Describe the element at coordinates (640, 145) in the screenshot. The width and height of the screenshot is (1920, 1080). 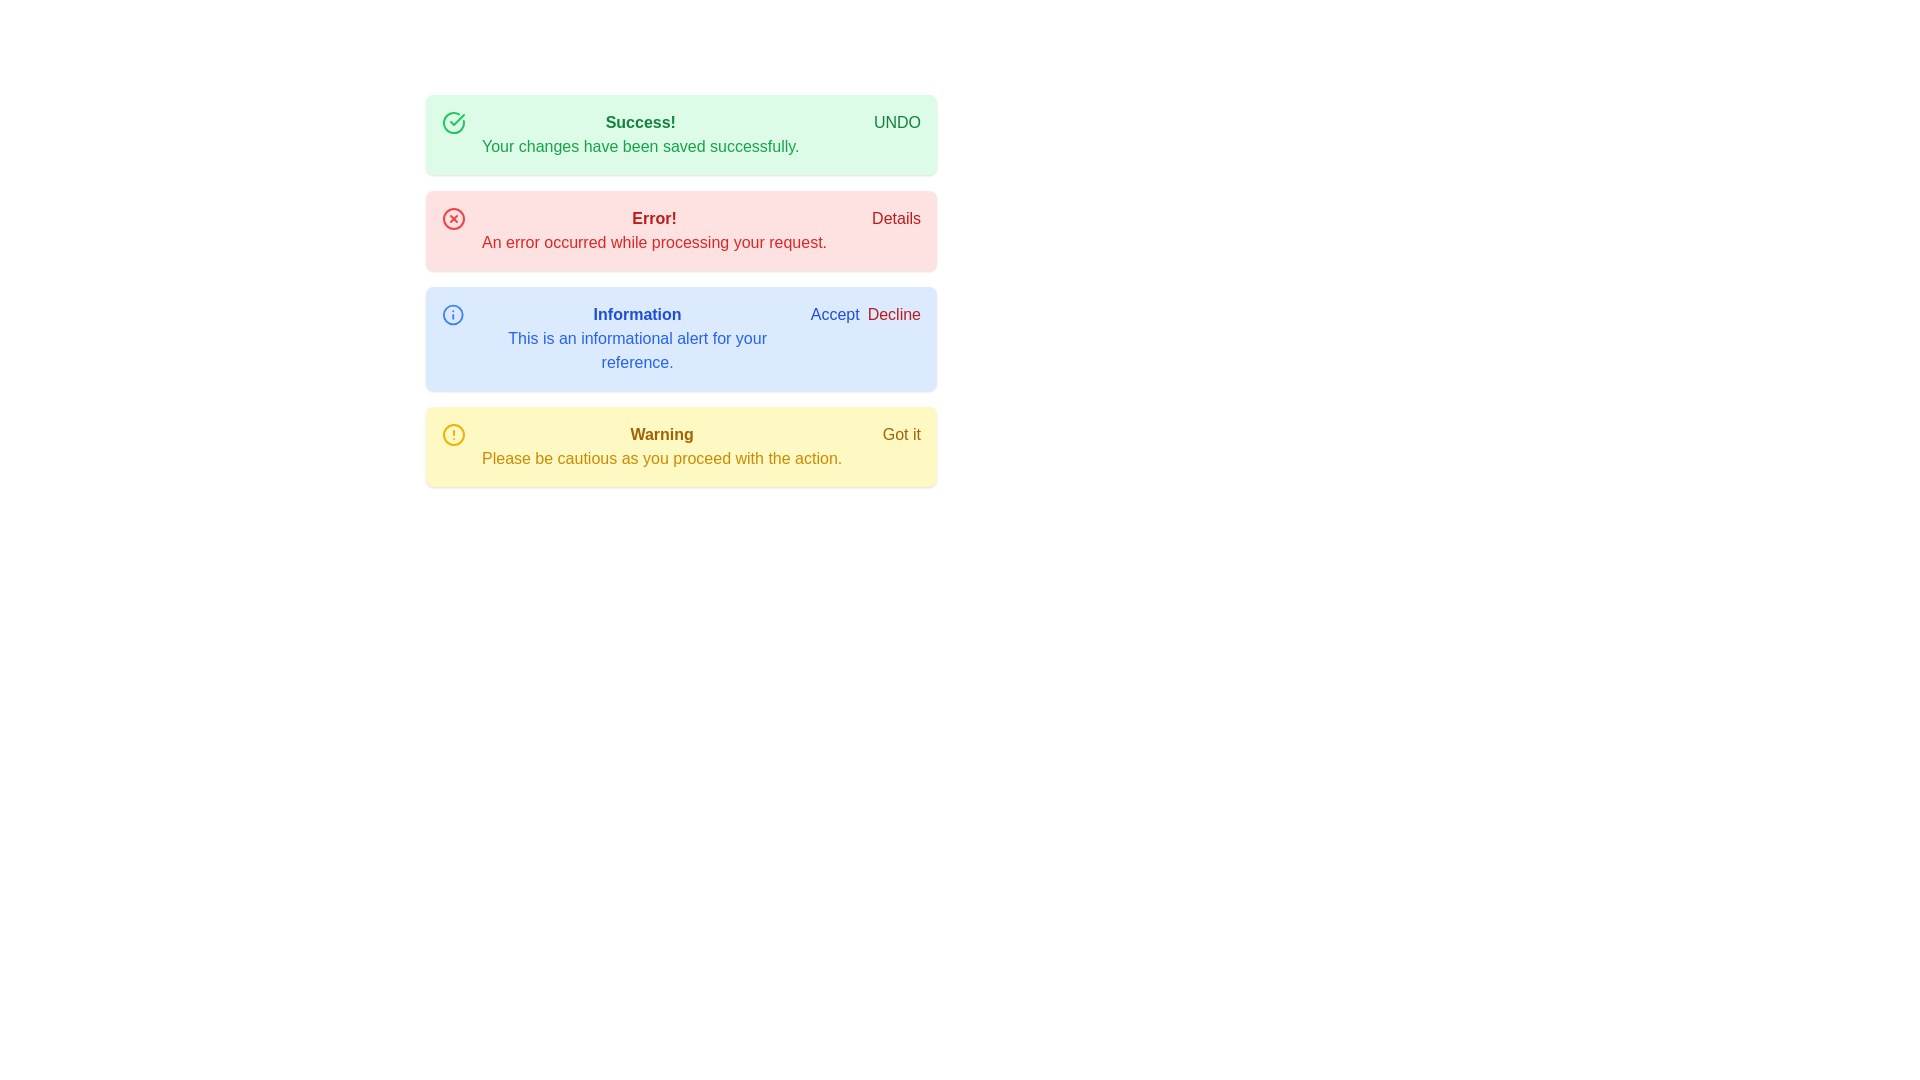
I see `message displayed in the text label that says 'Your changes have been saved successfully.' which is located in the green notification box beneath the title 'Success!'` at that location.